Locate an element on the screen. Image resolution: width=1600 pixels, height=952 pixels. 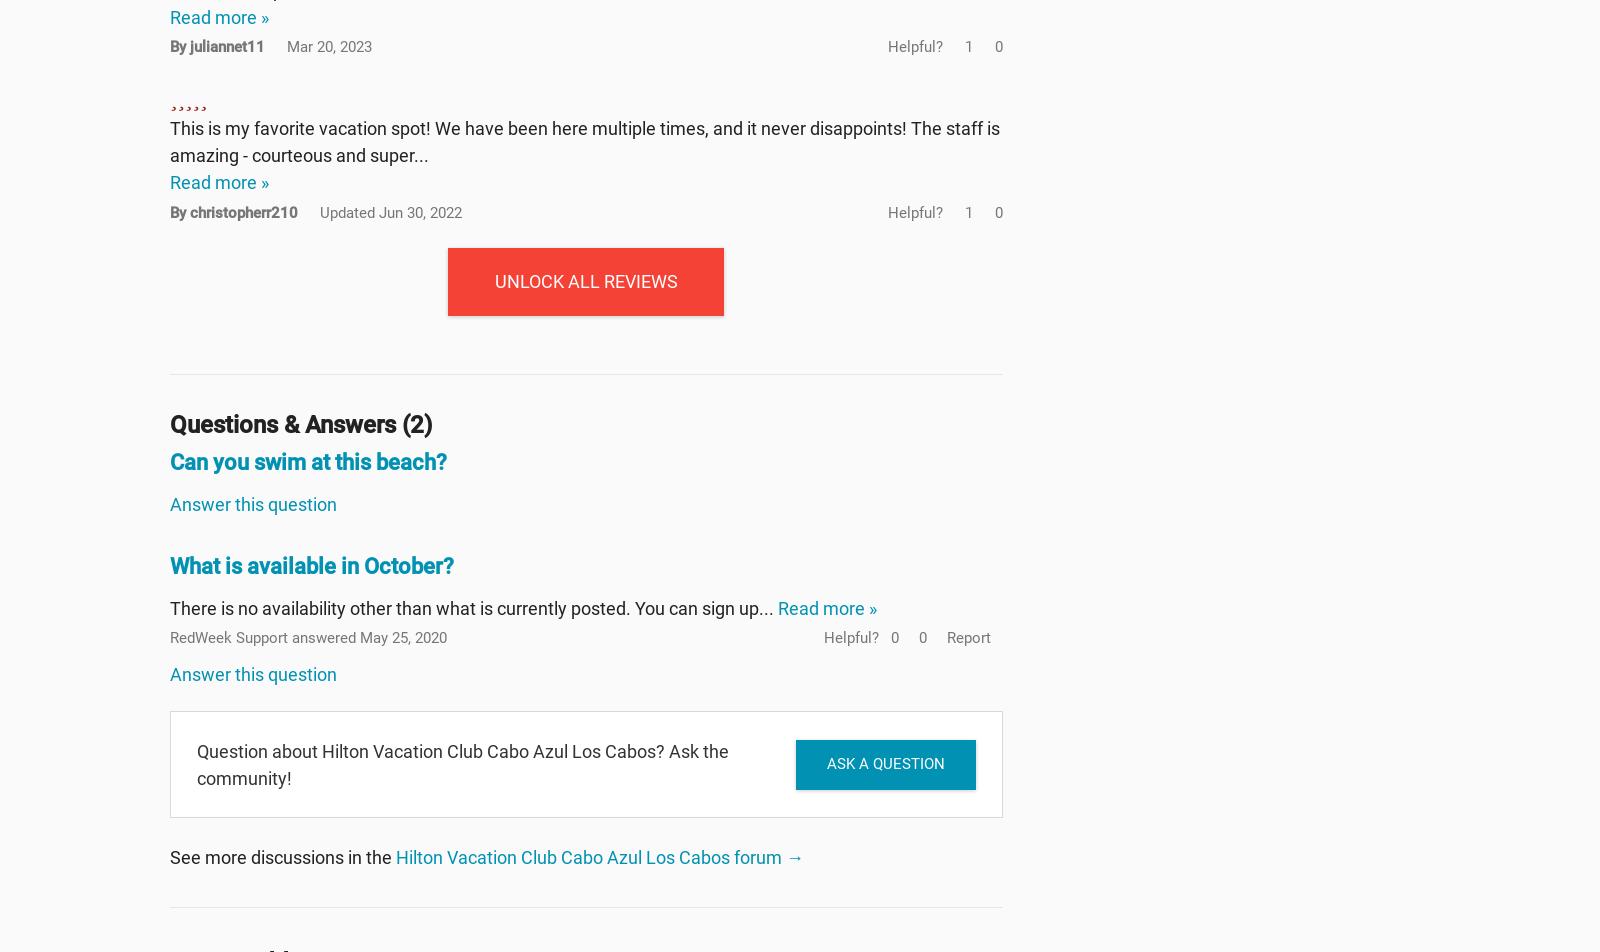
'Question about Hilton Vacation Club Cabo Azul Los Cabos? Ask the community!' is located at coordinates (461, 763).